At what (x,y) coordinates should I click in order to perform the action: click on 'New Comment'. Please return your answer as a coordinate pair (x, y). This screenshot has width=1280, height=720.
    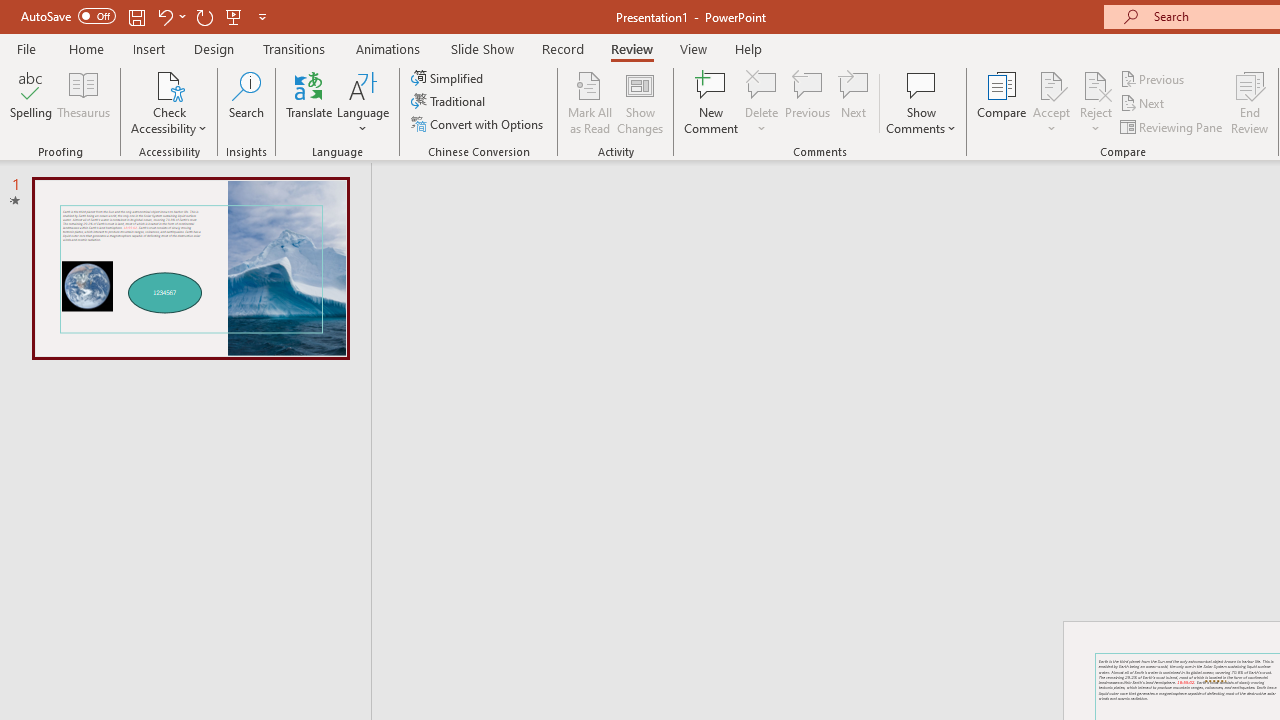
    Looking at the image, I should click on (711, 103).